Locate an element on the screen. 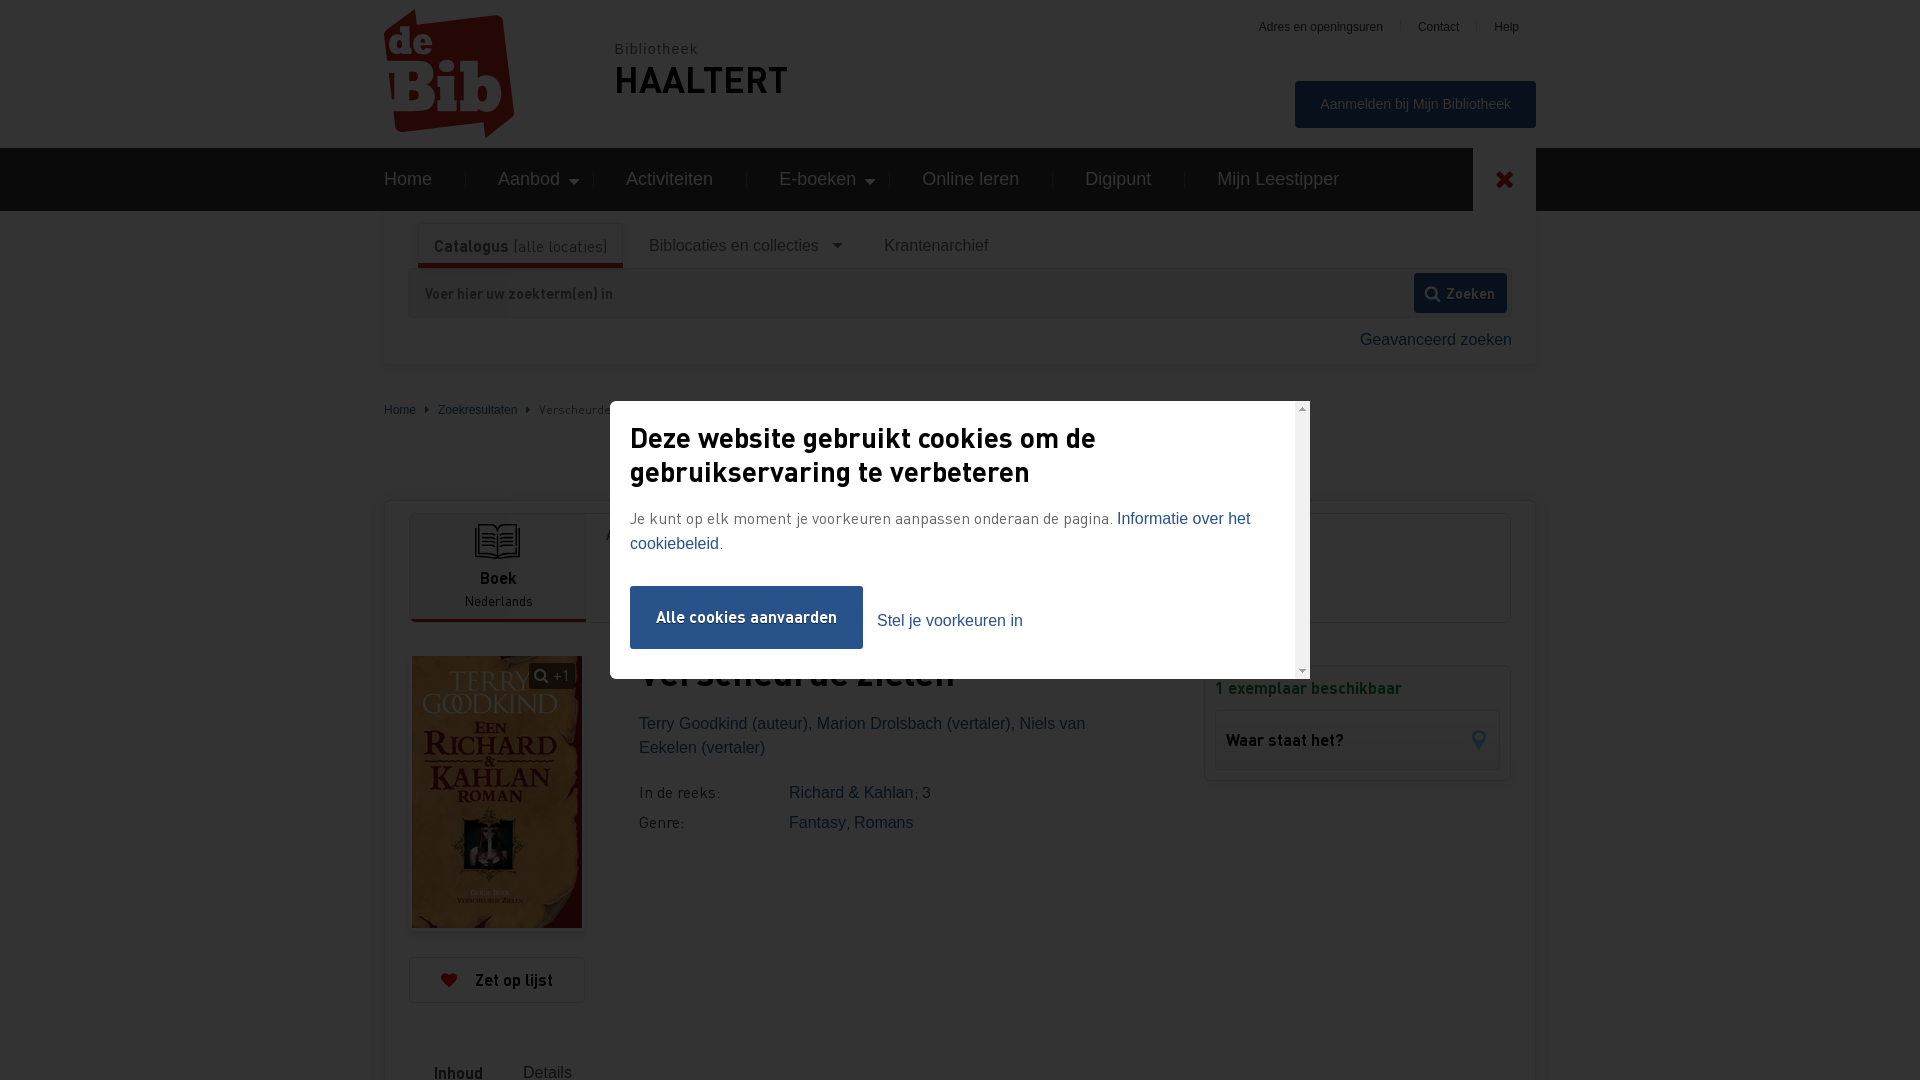 This screenshot has height=1080, width=1920. 'Alle cookies aanvaarden' is located at coordinates (628, 616).